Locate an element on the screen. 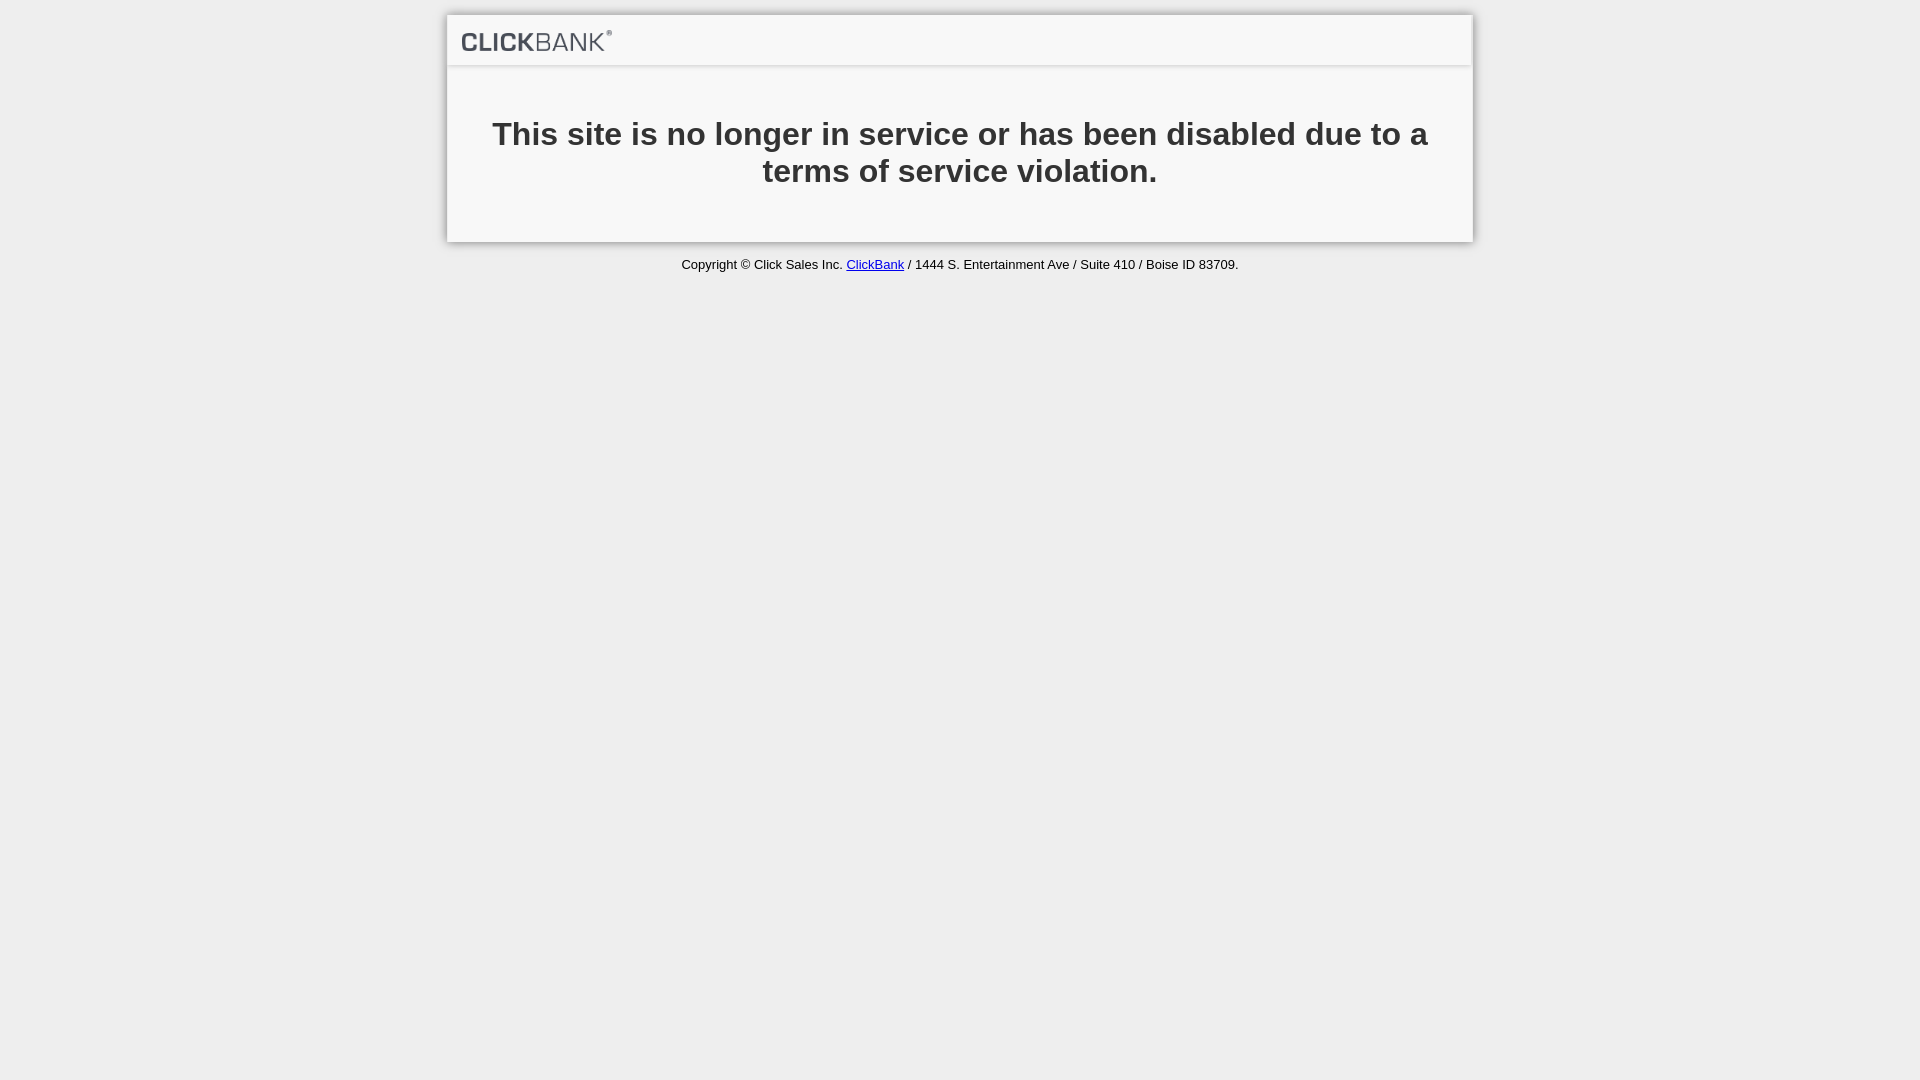  'ClickBank' is located at coordinates (874, 263).